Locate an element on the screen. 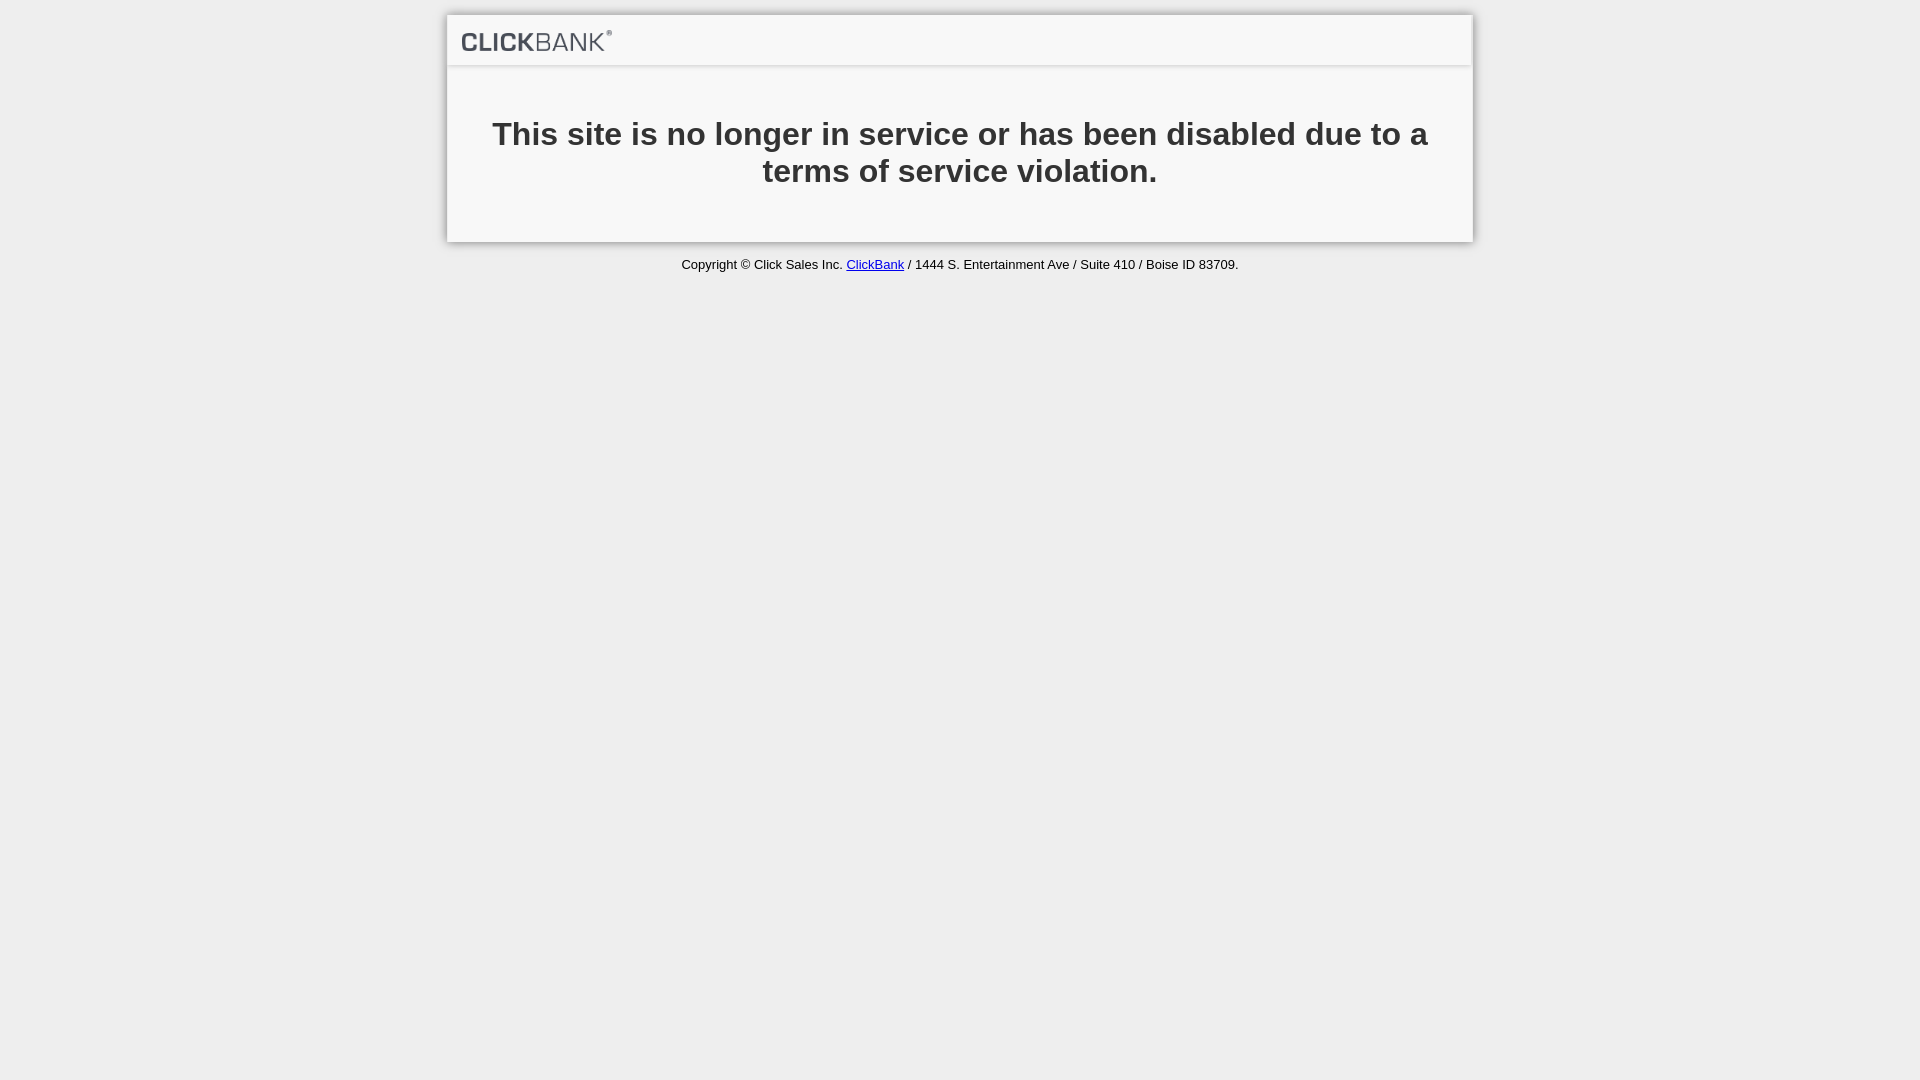  'ClickBank' is located at coordinates (874, 263).